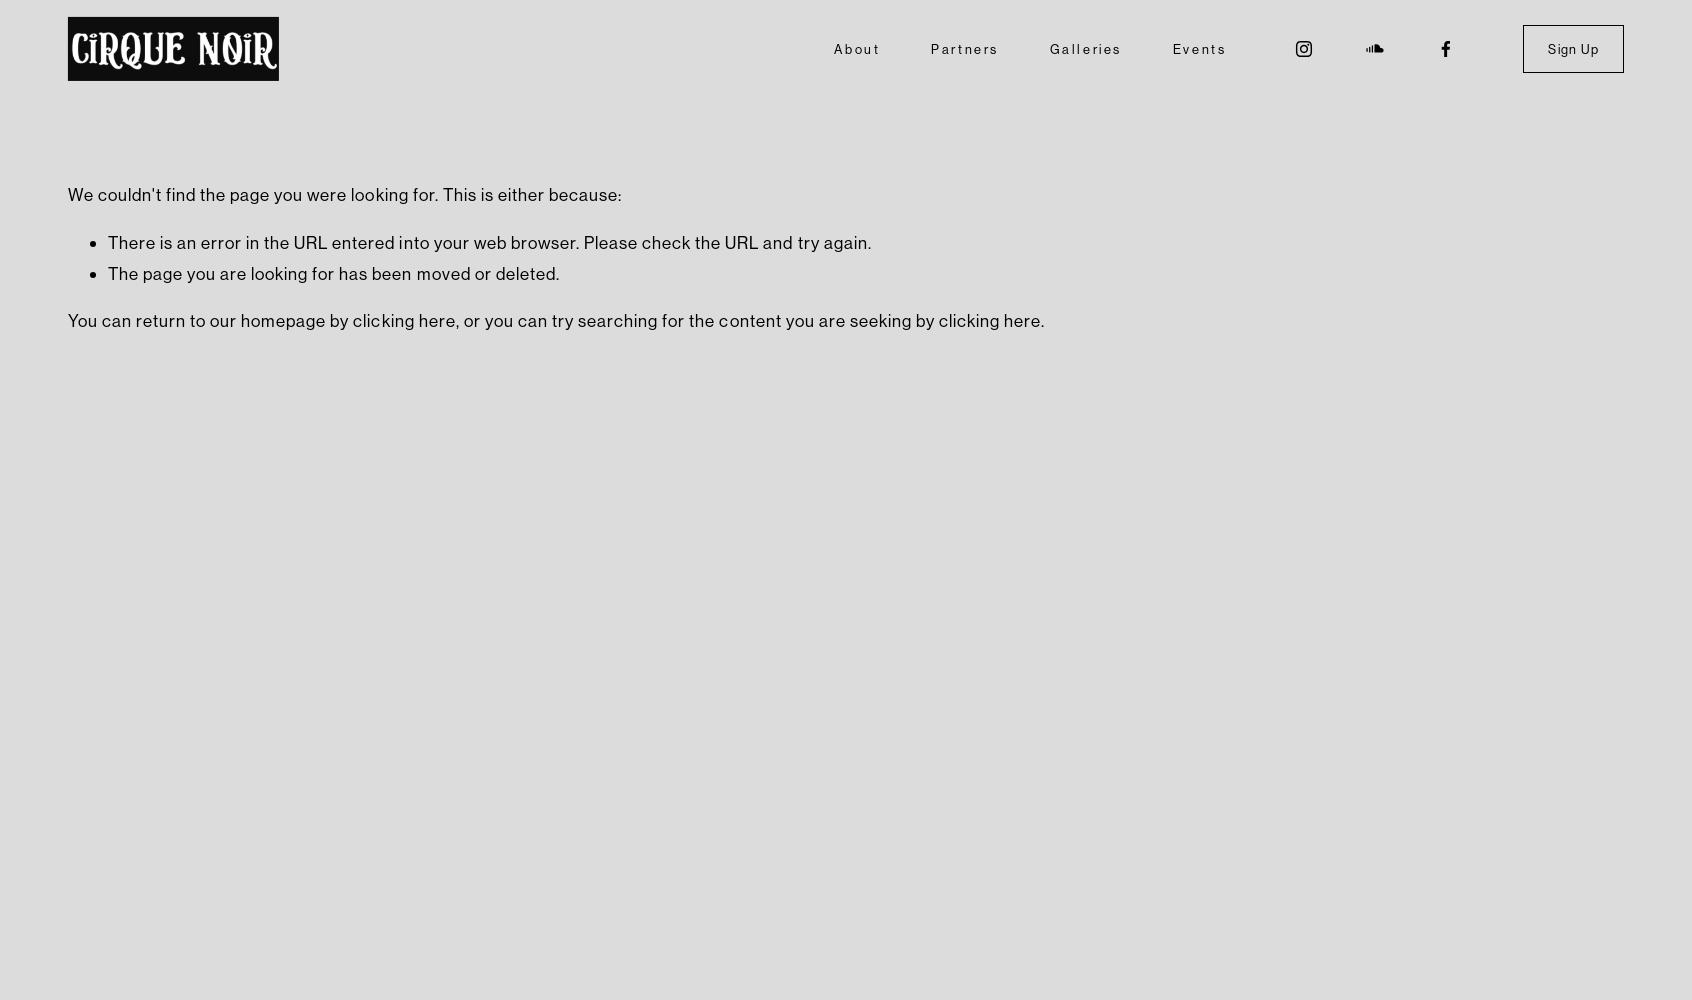 This screenshot has width=1692, height=1000. What do you see at coordinates (343, 193) in the screenshot?
I see `'We couldn't find the page you were looking for. This is either because:'` at bounding box center [343, 193].